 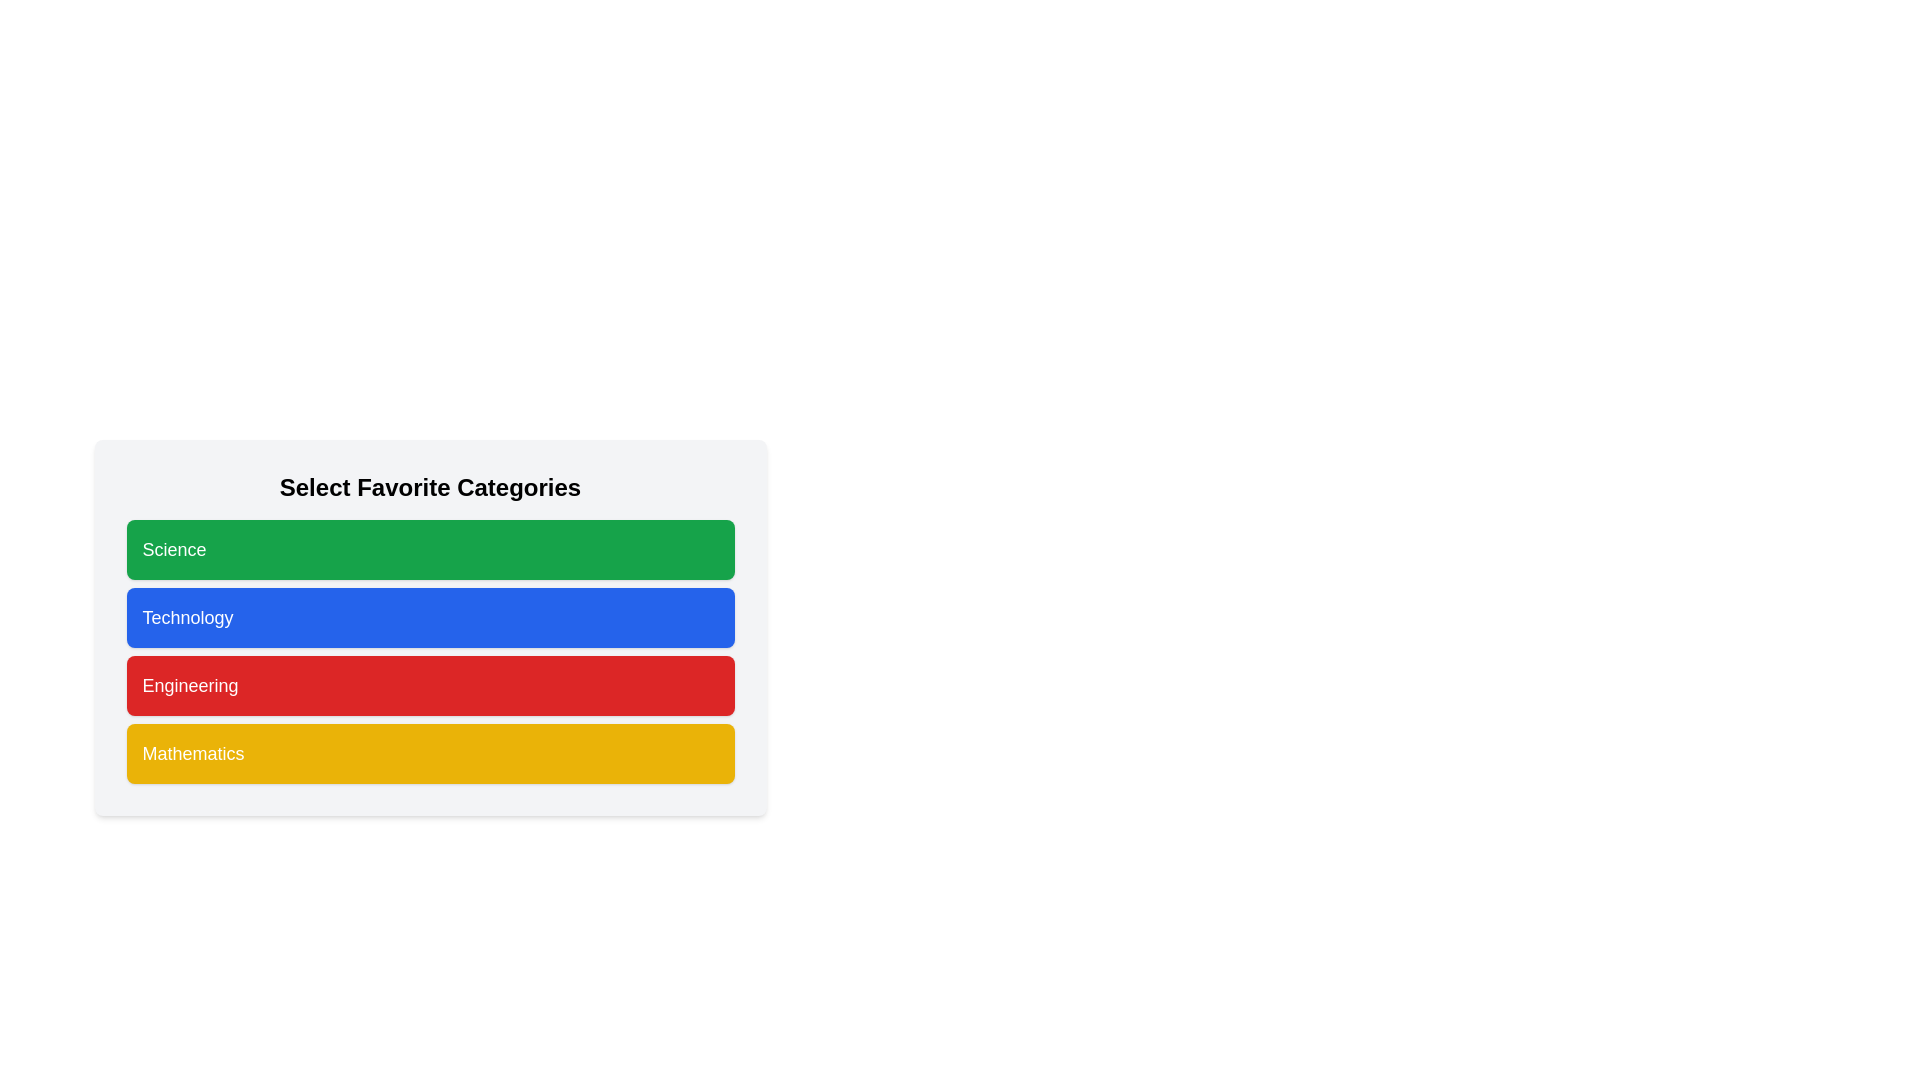 I want to click on the first button in the vertical list, so click(x=429, y=550).